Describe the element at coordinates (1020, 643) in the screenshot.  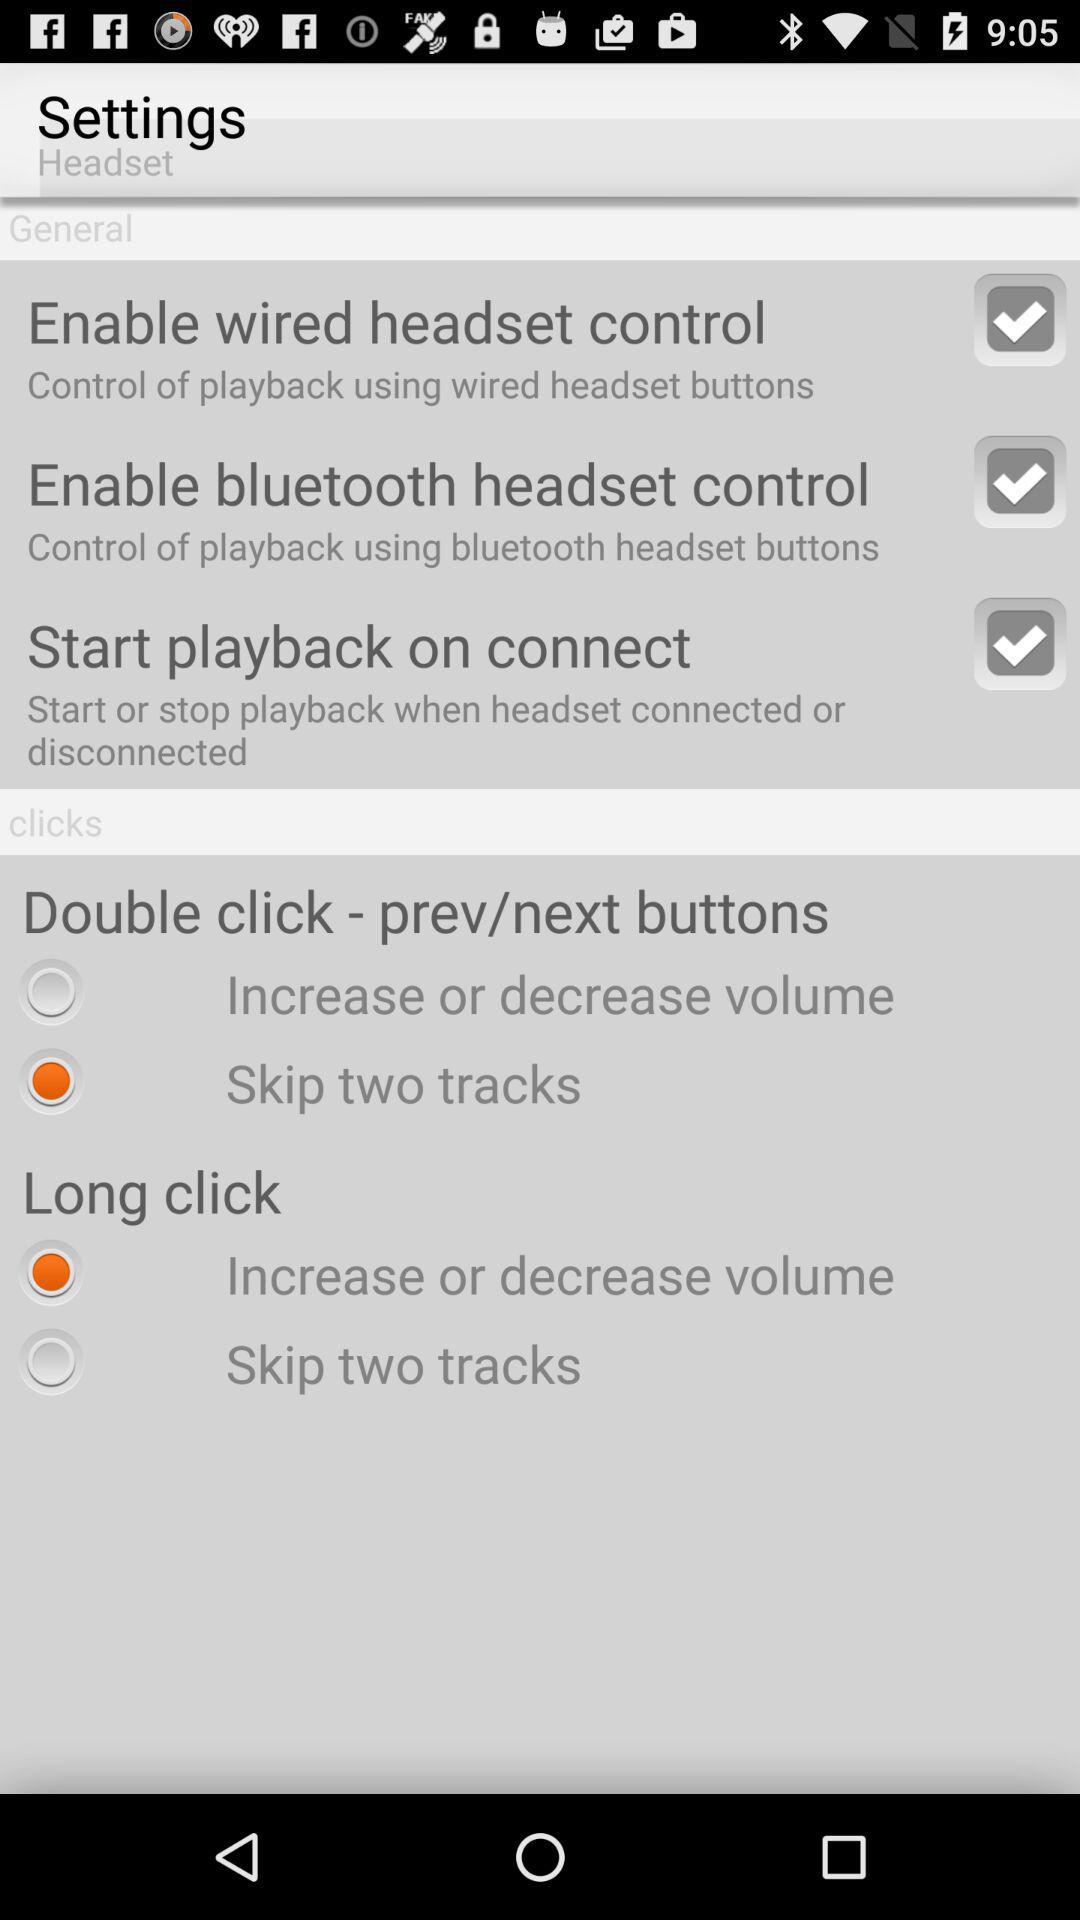
I see `mark or unmark` at that location.